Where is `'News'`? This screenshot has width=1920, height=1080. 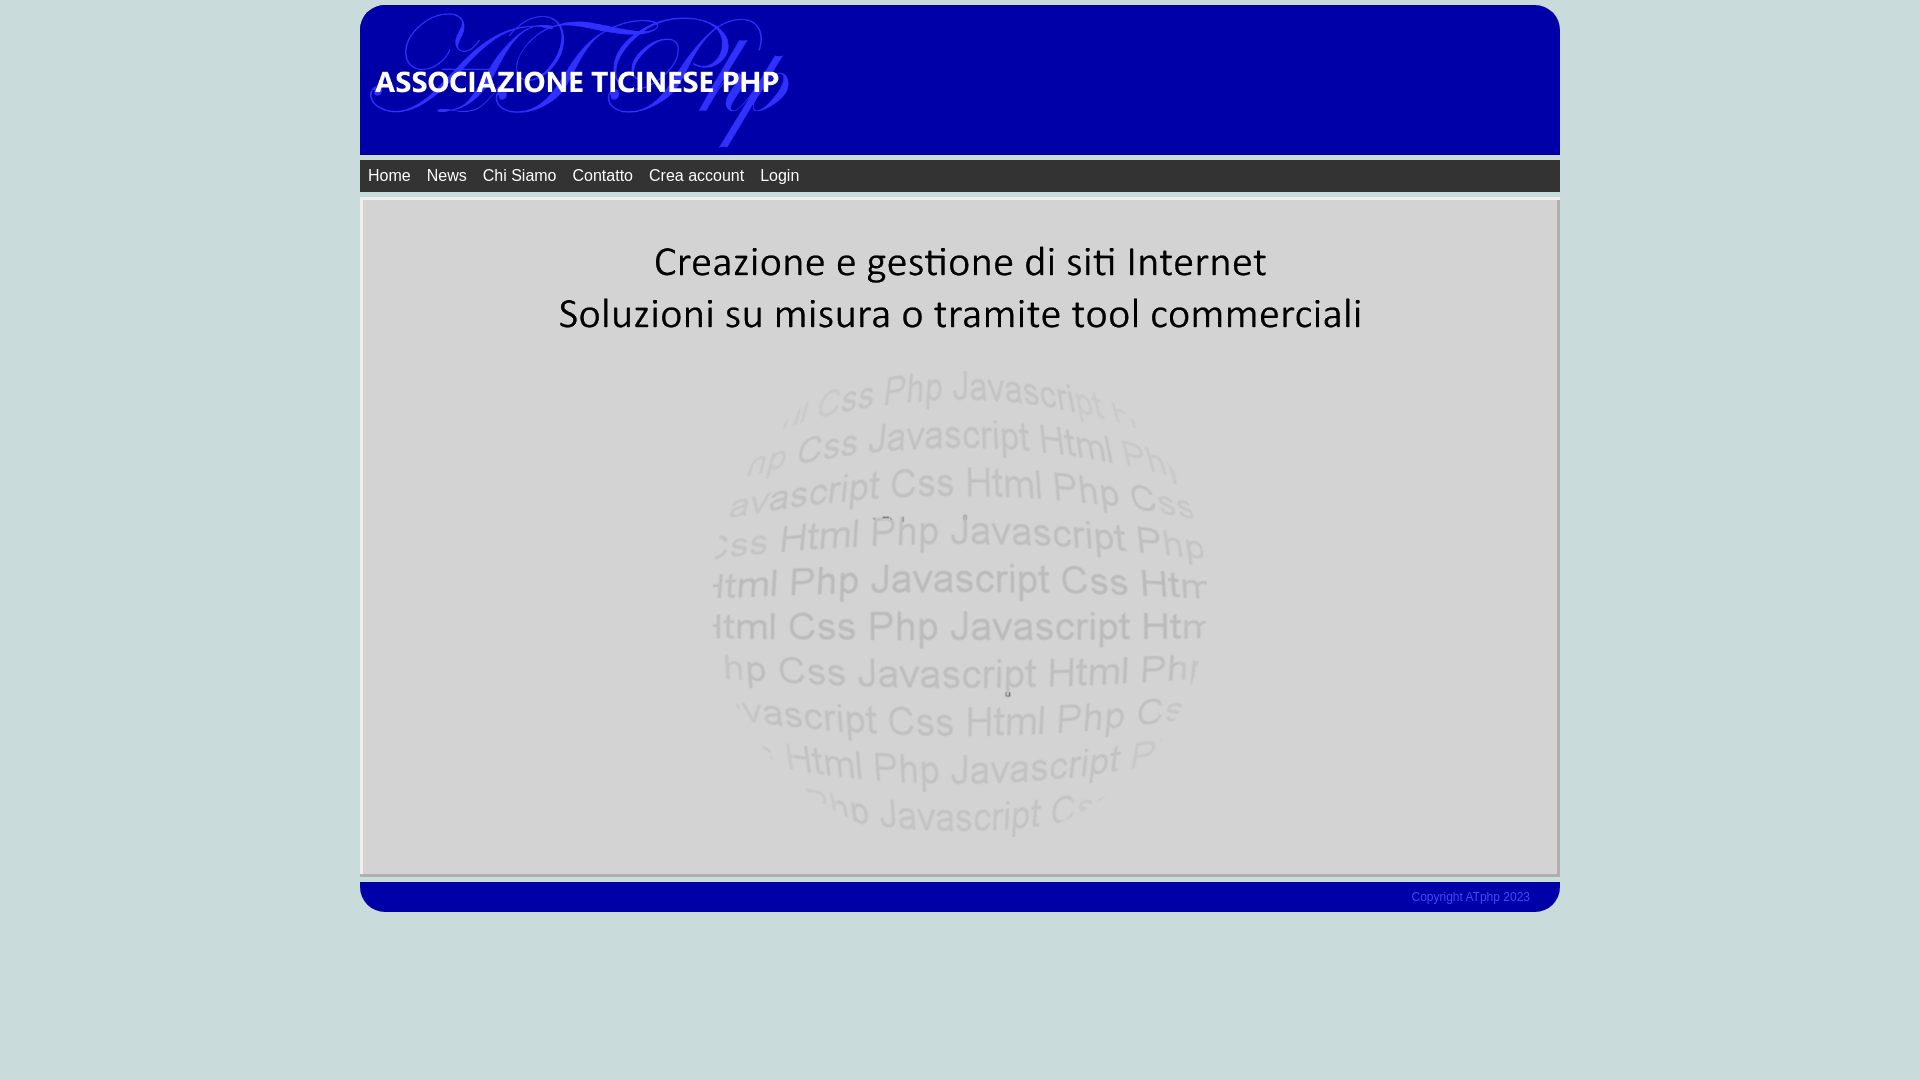
'News' is located at coordinates (445, 175).